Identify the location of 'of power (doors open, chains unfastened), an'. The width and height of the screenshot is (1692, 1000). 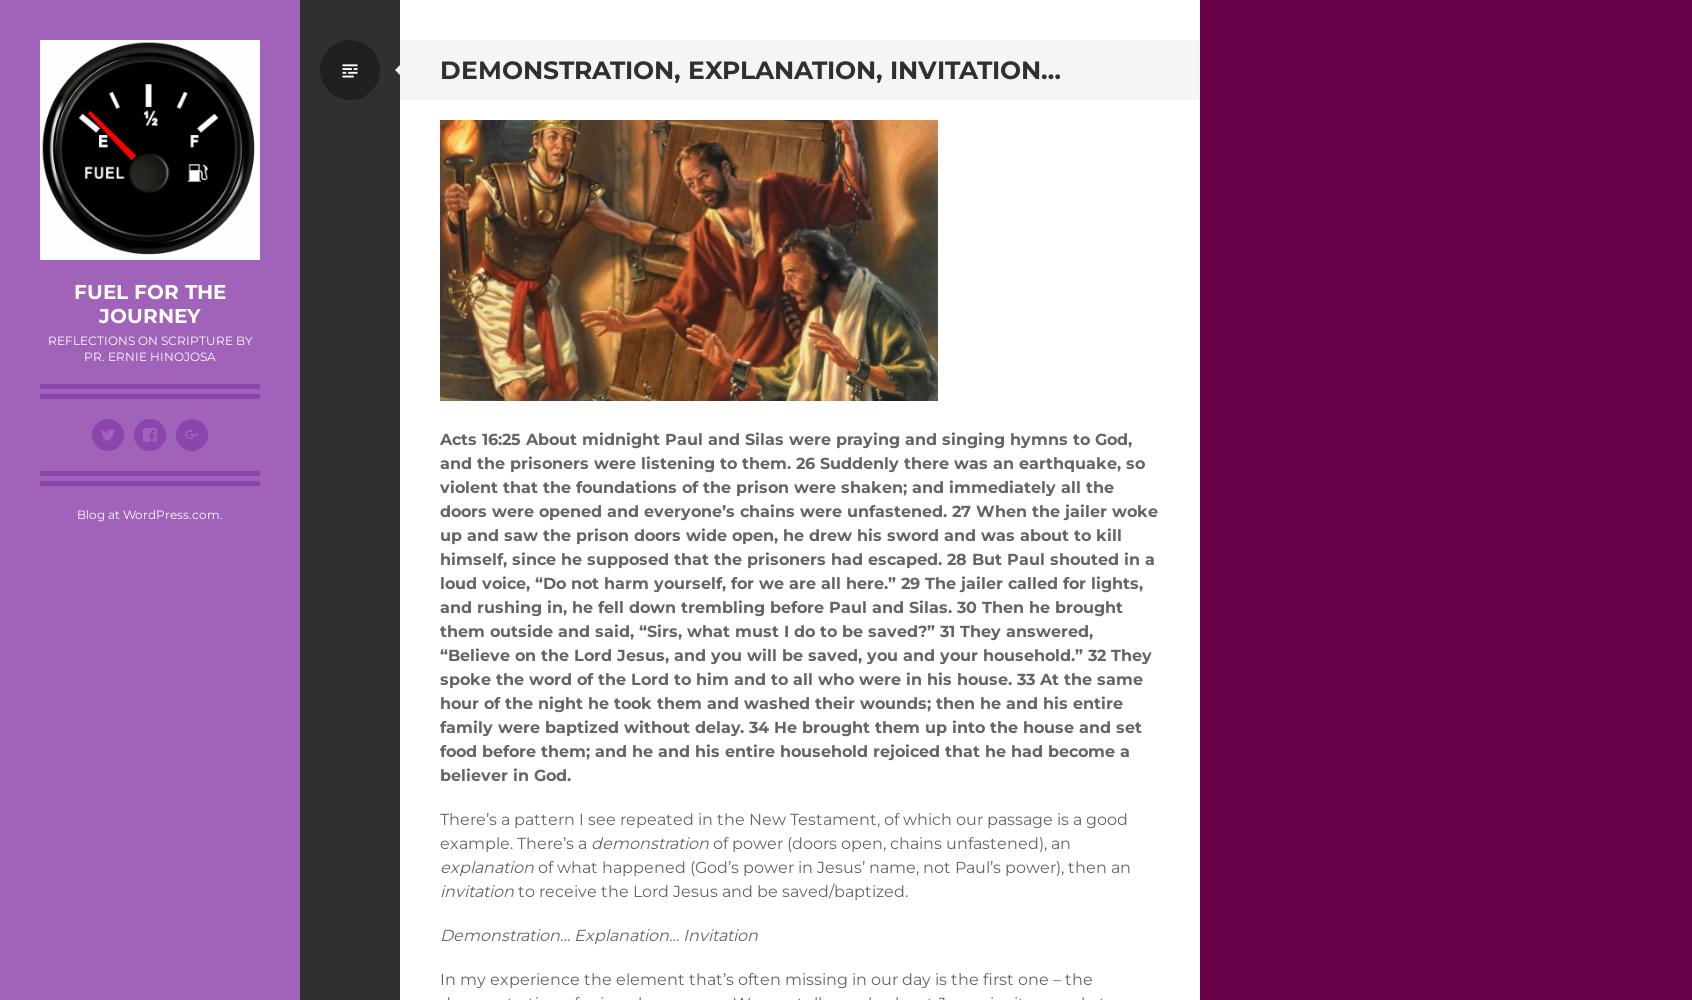
(888, 841).